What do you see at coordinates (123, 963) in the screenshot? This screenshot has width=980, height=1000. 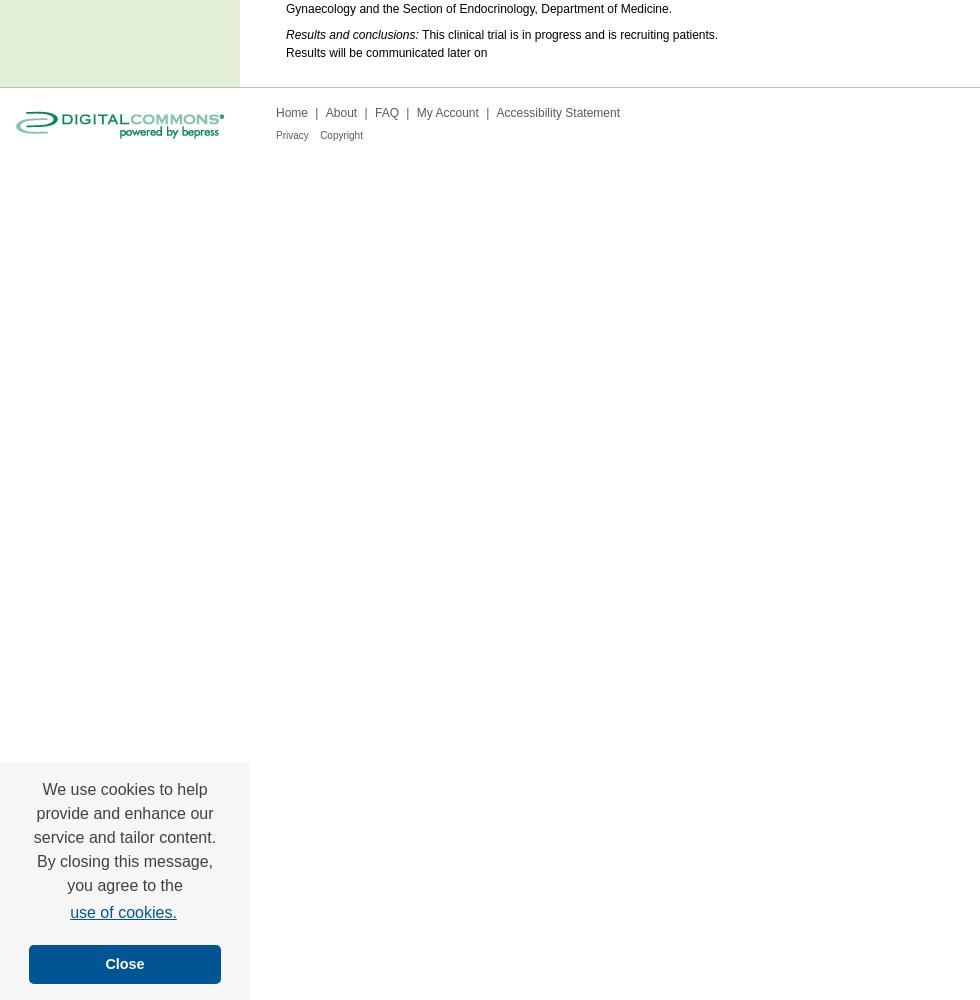 I see `'Close'` at bounding box center [123, 963].